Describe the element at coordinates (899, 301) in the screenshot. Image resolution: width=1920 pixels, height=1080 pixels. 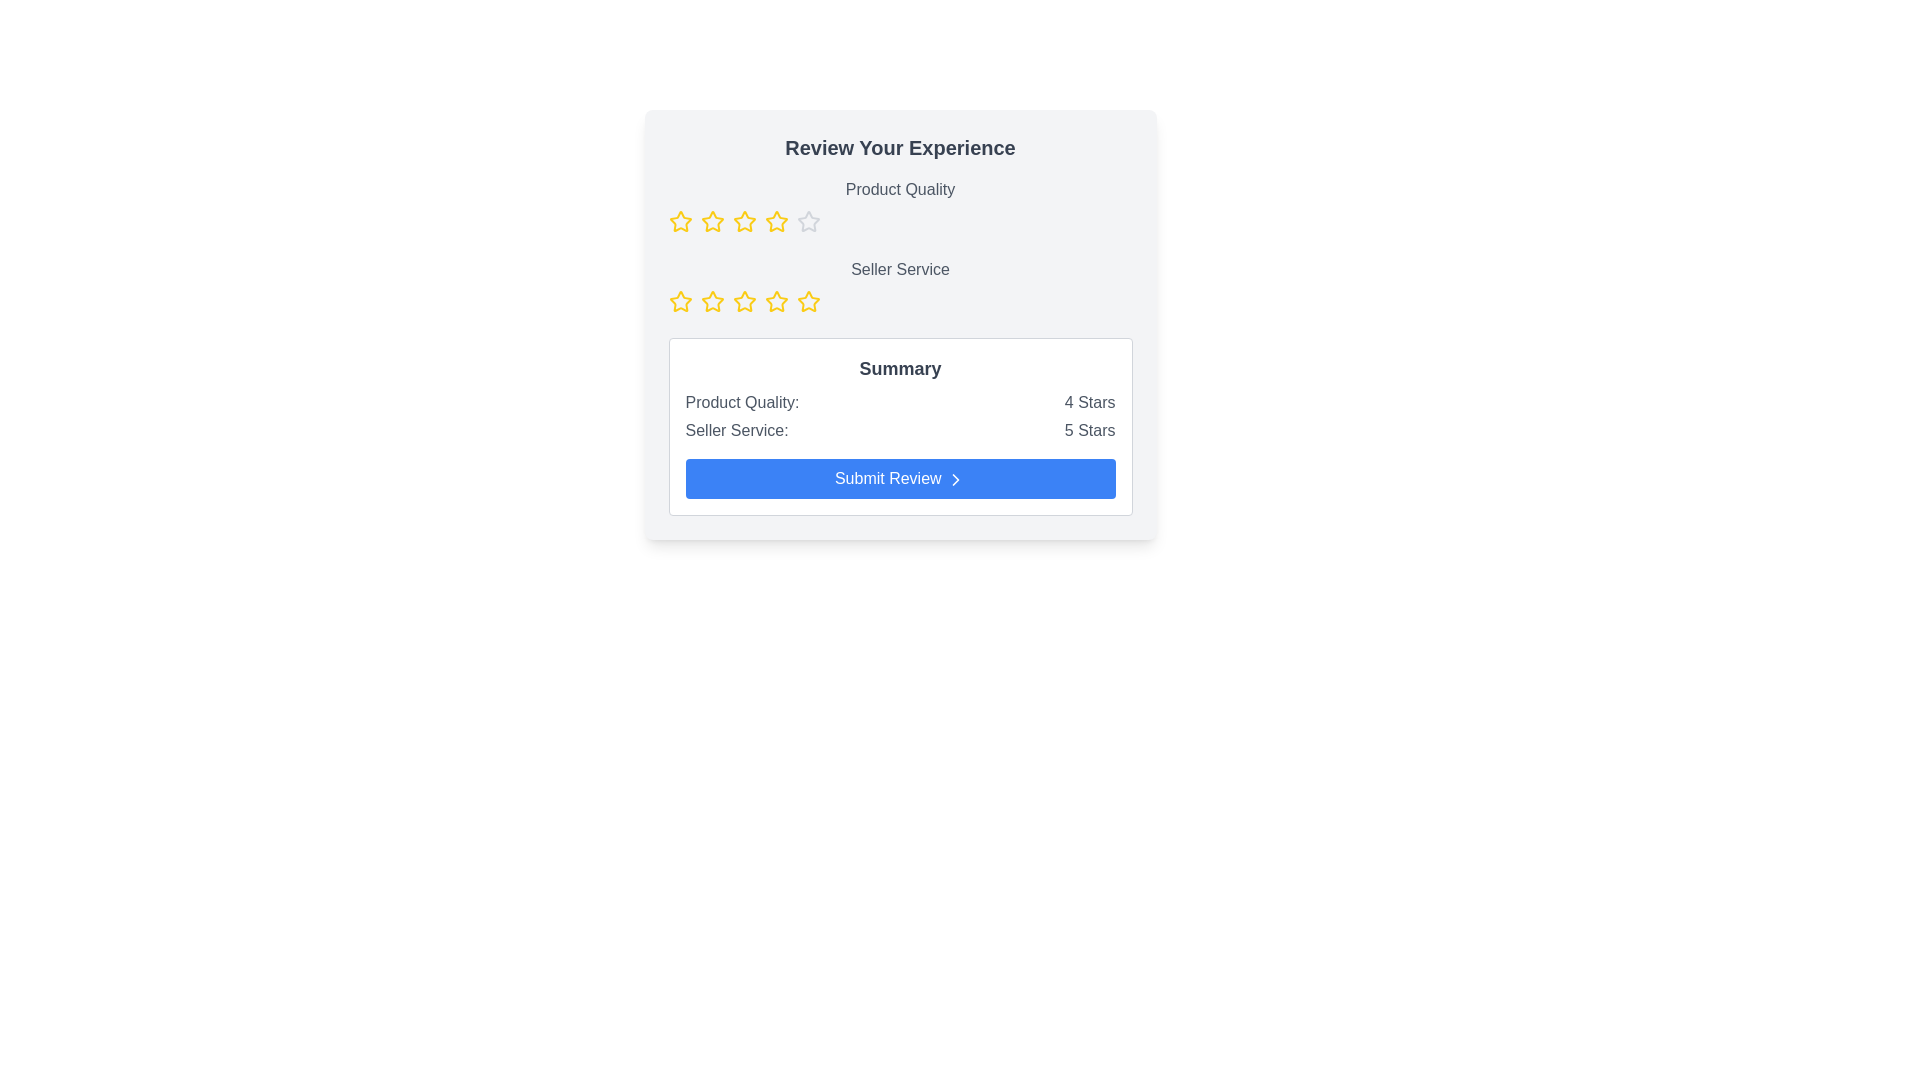
I see `the star in the A star rating component located below the 'Seller Service' title` at that location.